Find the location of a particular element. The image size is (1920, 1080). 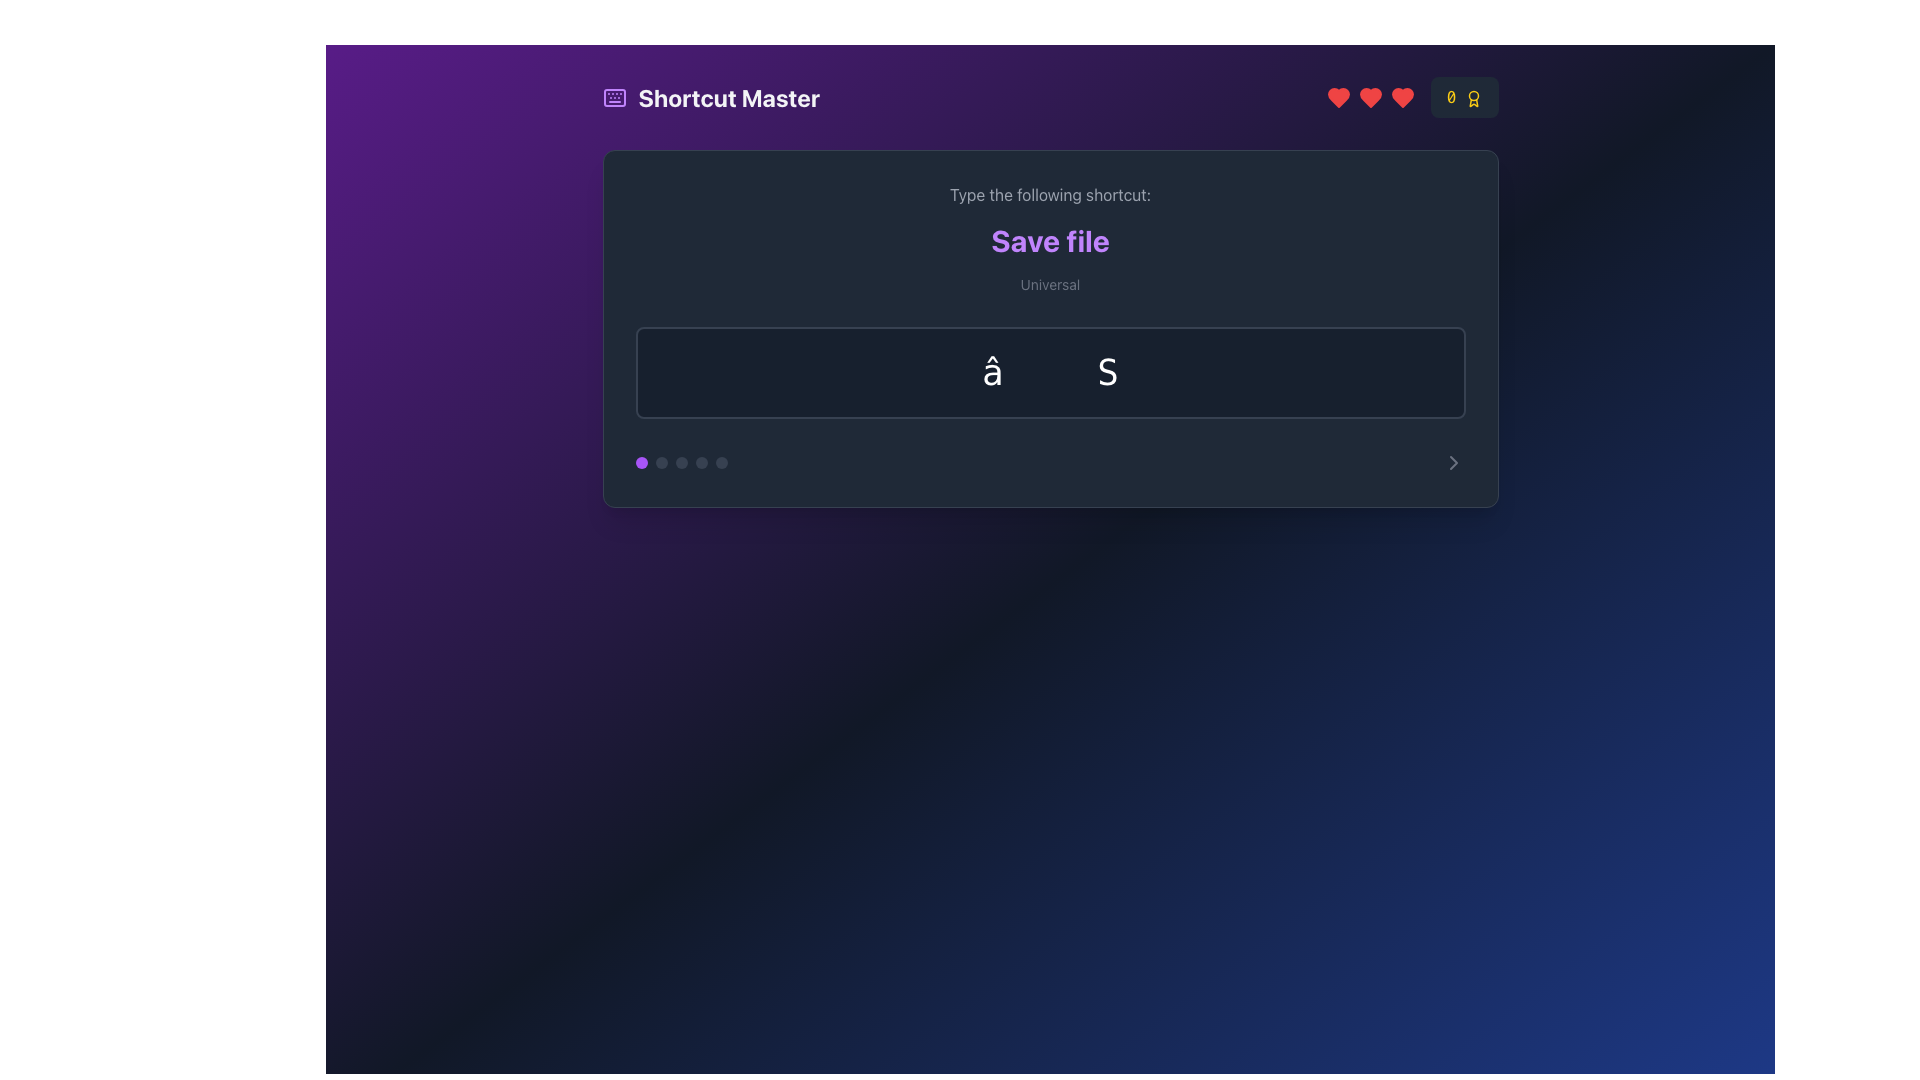

the favorite status icon, which is the middle heart icon located in the top-right corner of the interface is located at coordinates (1369, 97).